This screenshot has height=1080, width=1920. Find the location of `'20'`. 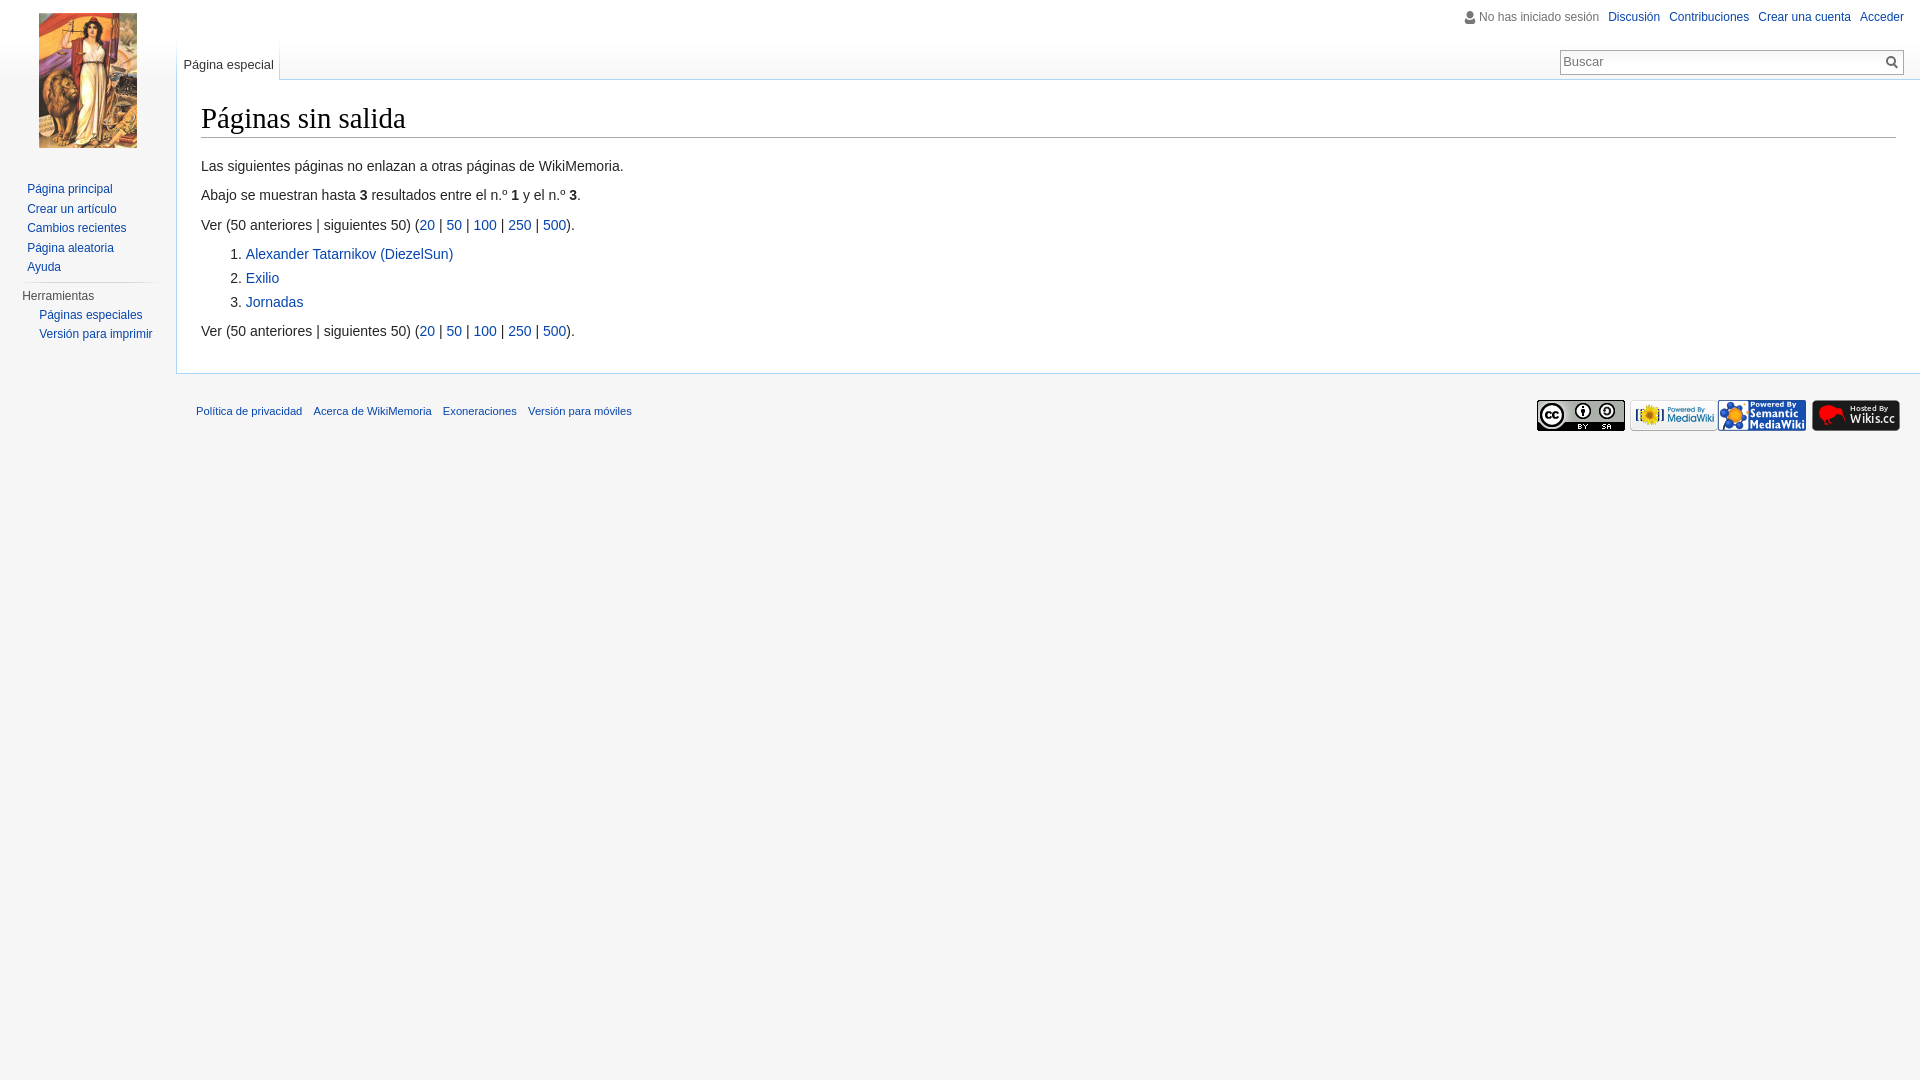

'20' is located at coordinates (417, 330).